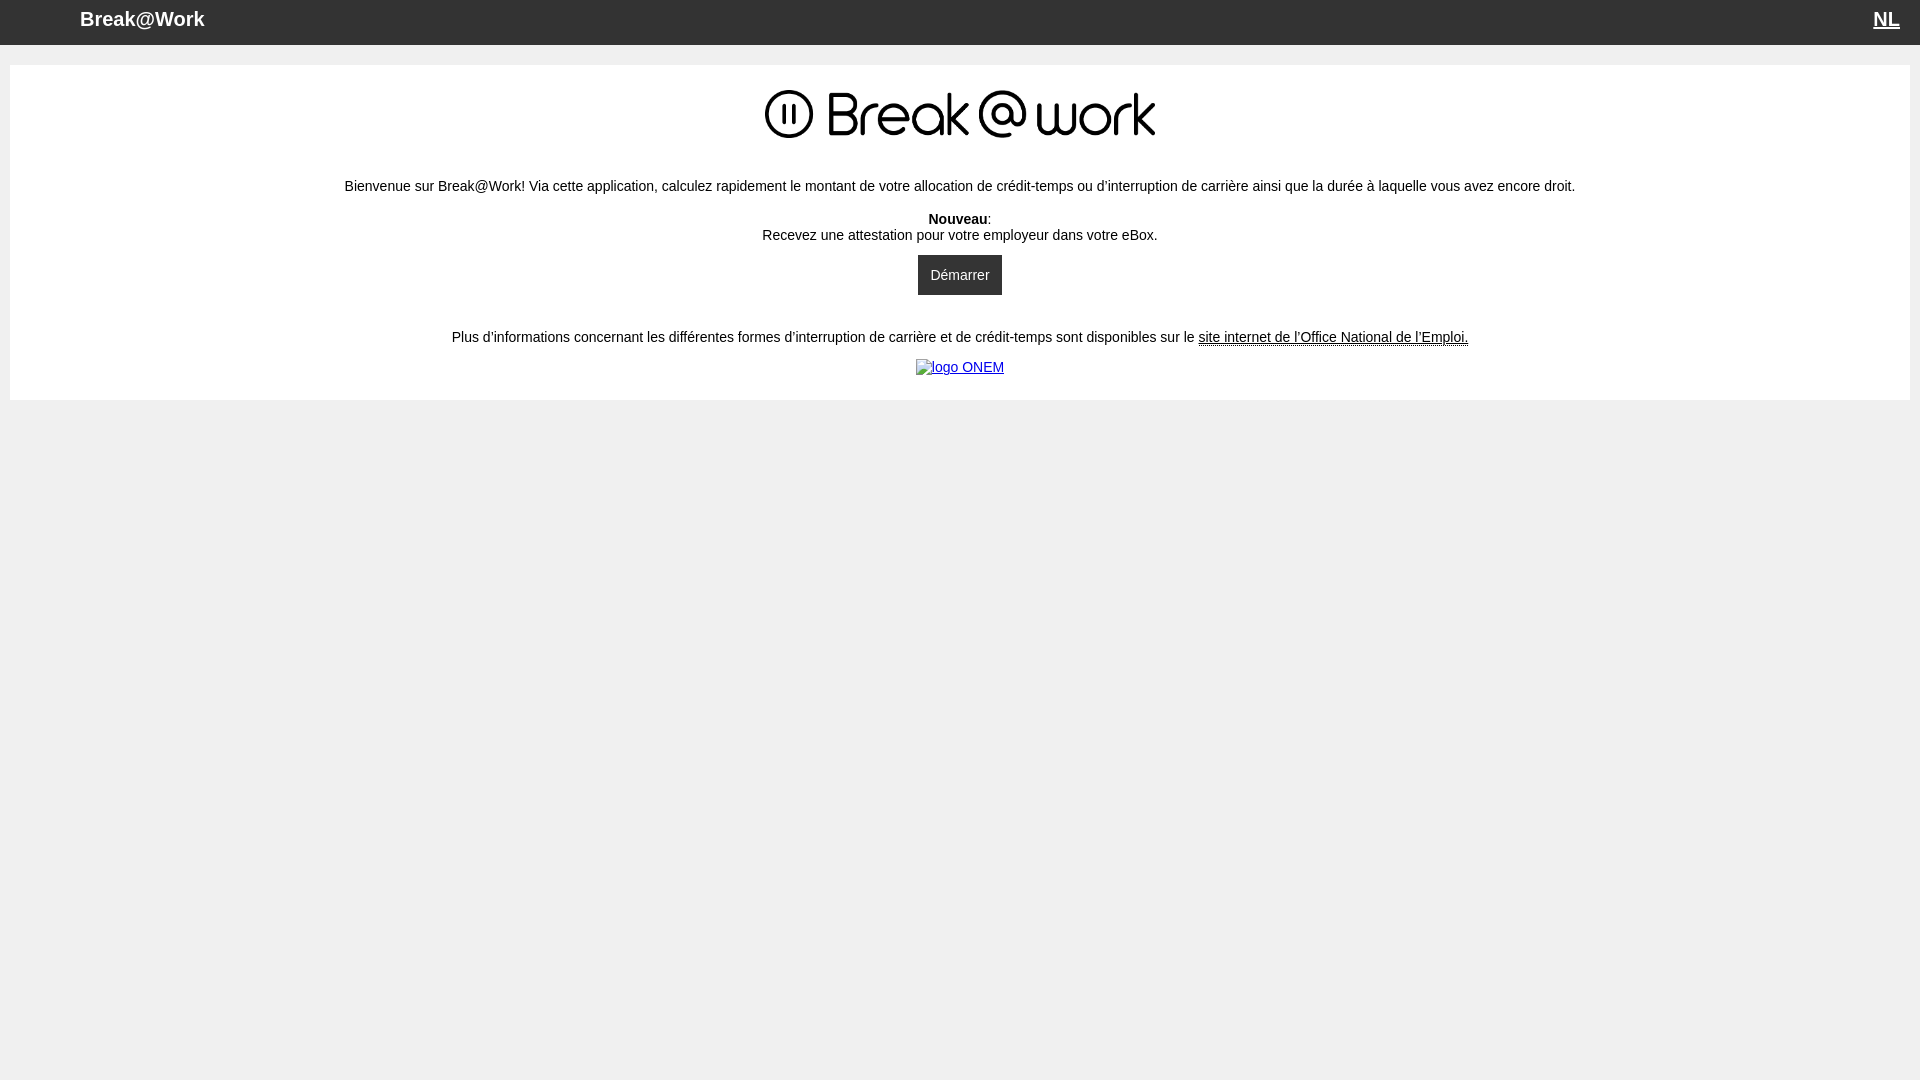 The width and height of the screenshot is (1920, 1080). I want to click on 'NL', so click(1871, 19).